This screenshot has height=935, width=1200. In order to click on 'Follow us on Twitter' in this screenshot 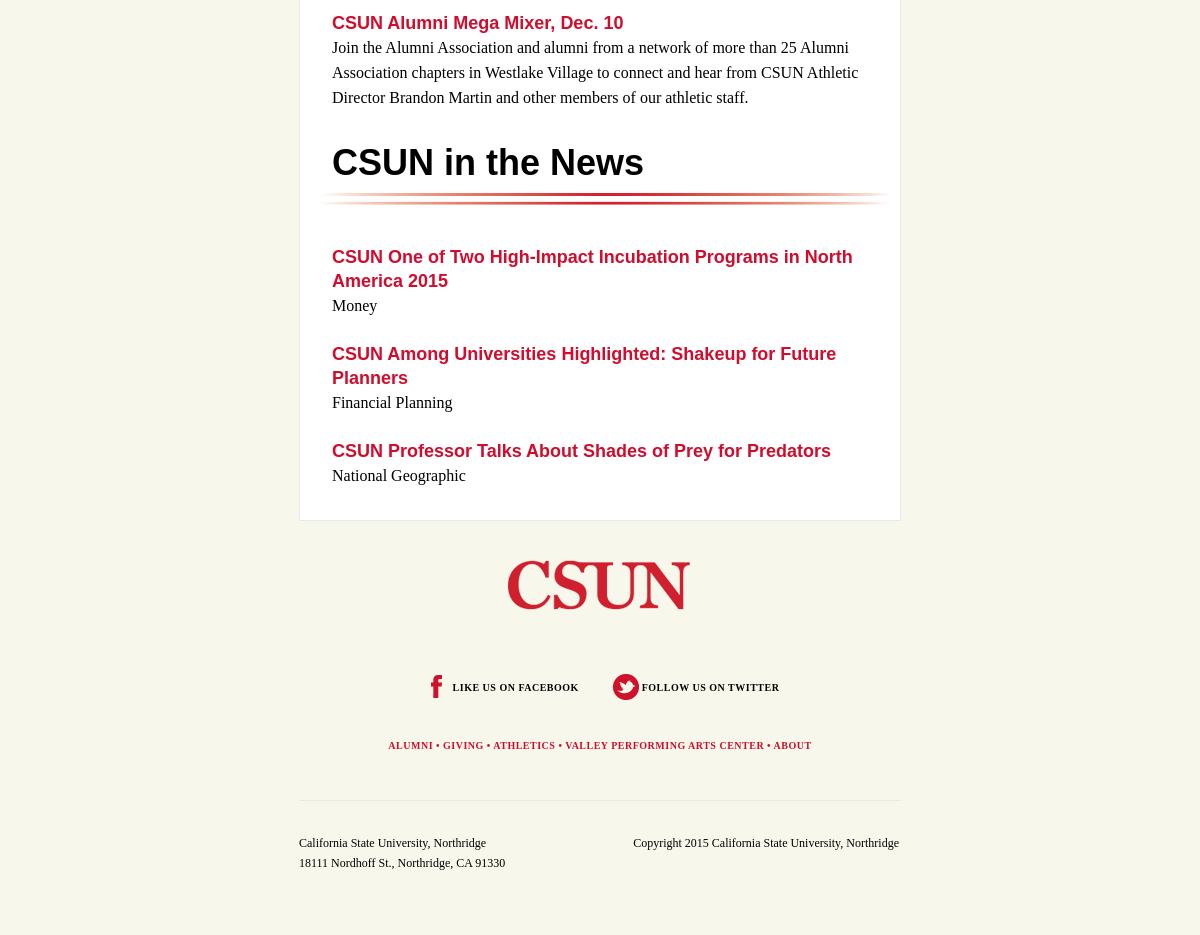, I will do `click(710, 685)`.